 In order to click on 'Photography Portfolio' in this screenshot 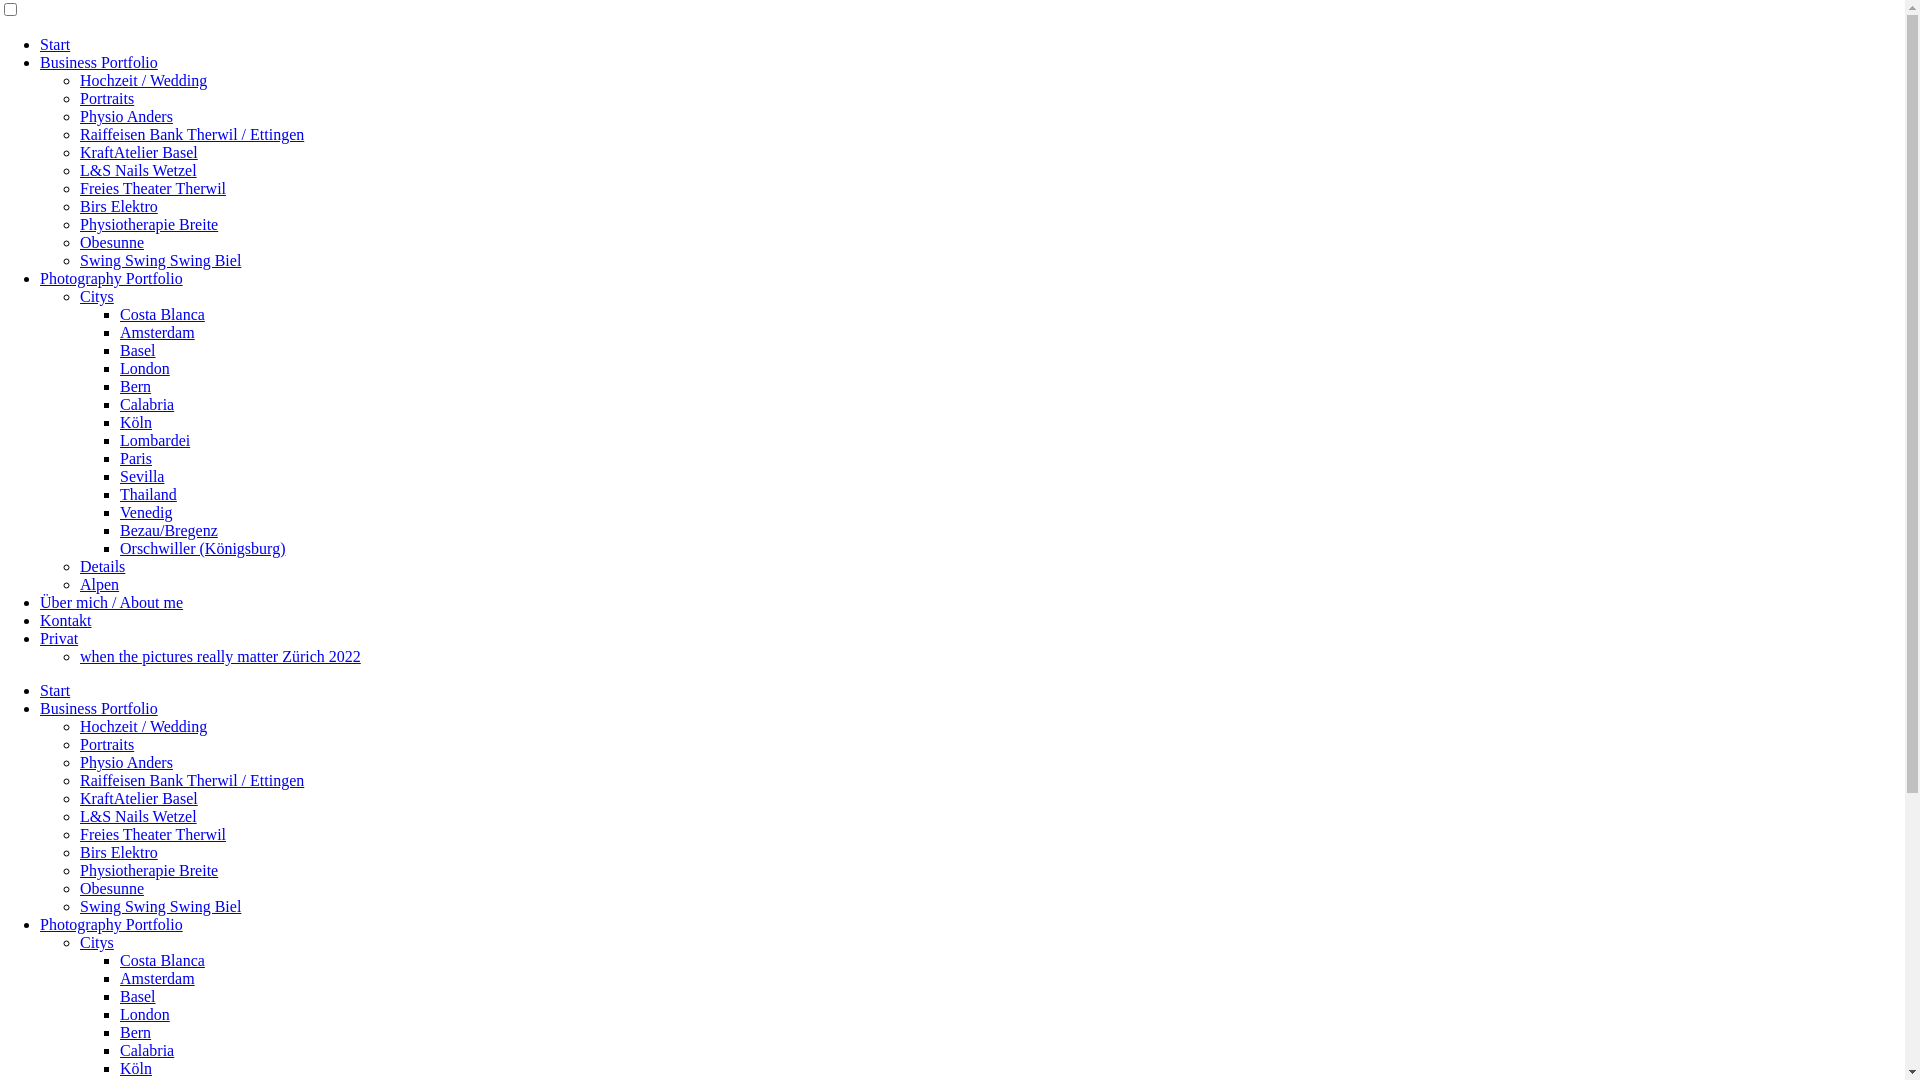, I will do `click(110, 924)`.